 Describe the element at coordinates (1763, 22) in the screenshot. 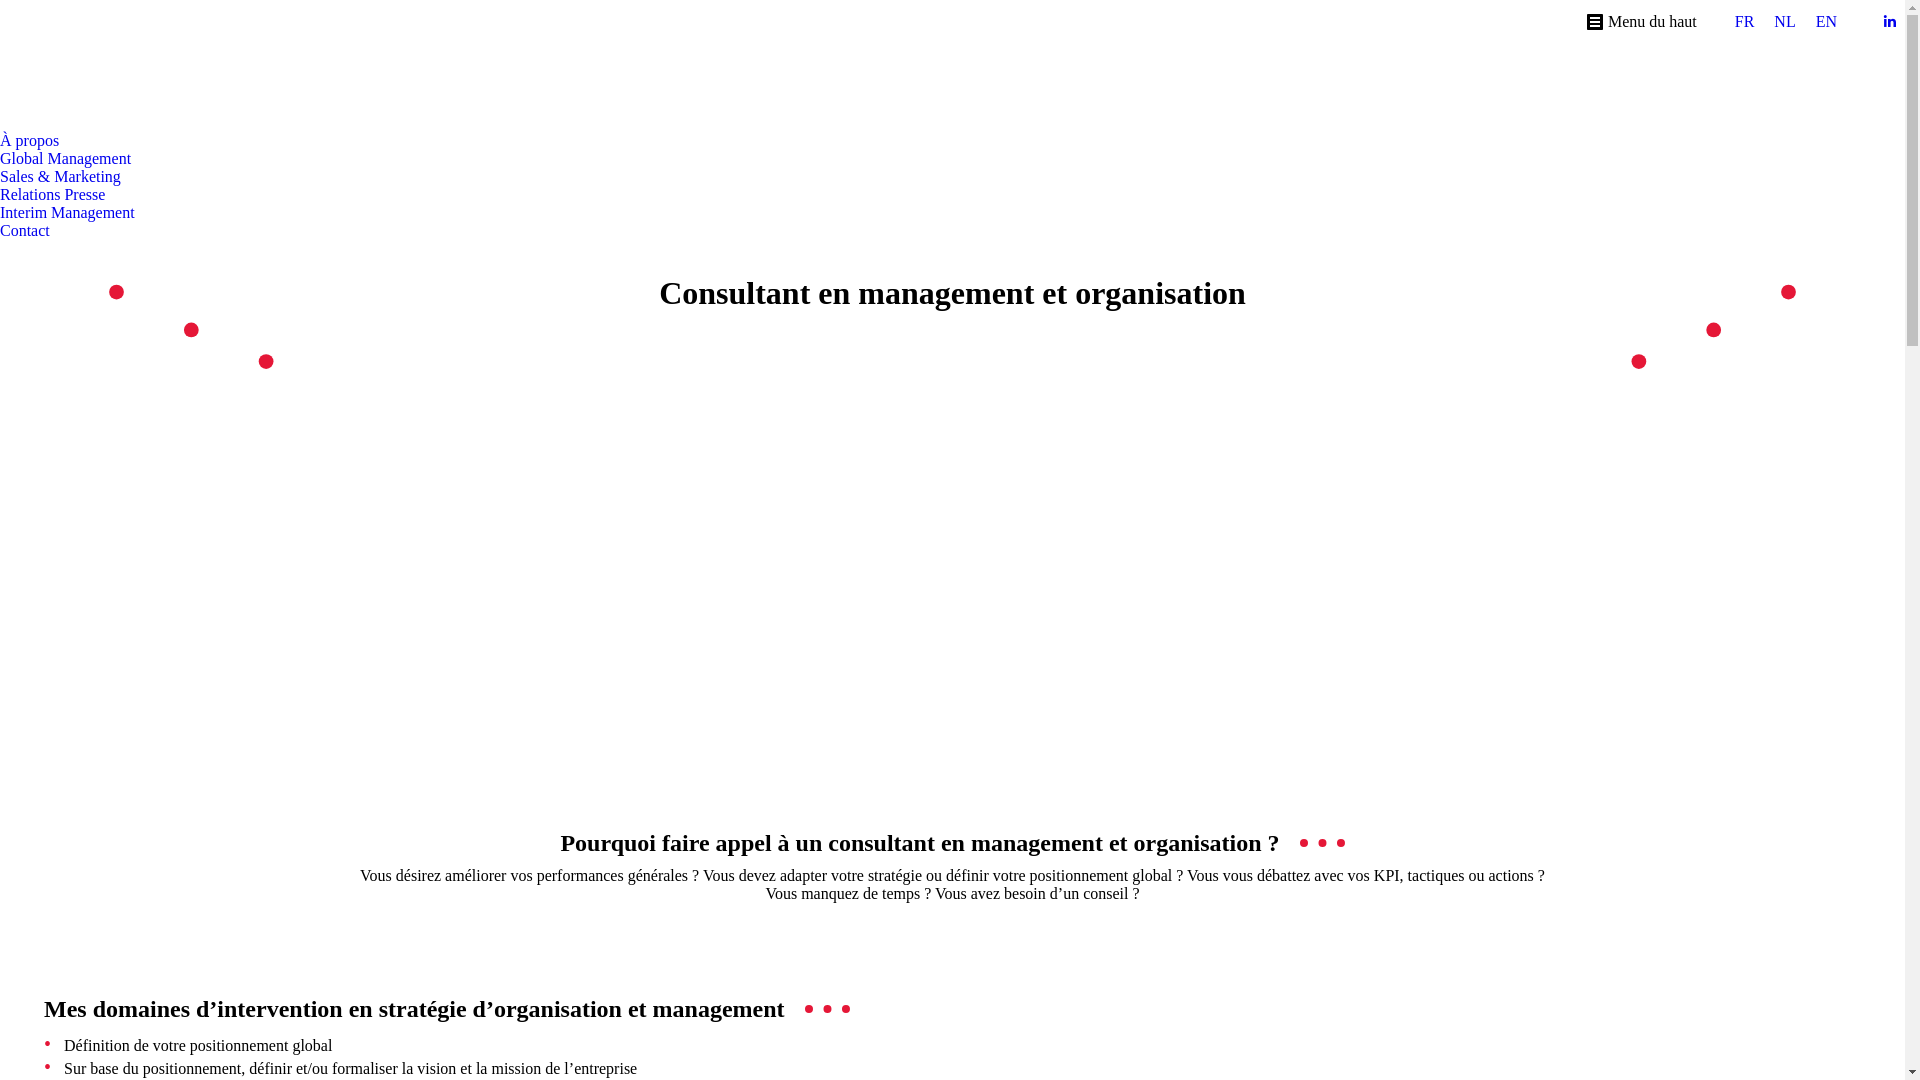

I see `'NL'` at that location.